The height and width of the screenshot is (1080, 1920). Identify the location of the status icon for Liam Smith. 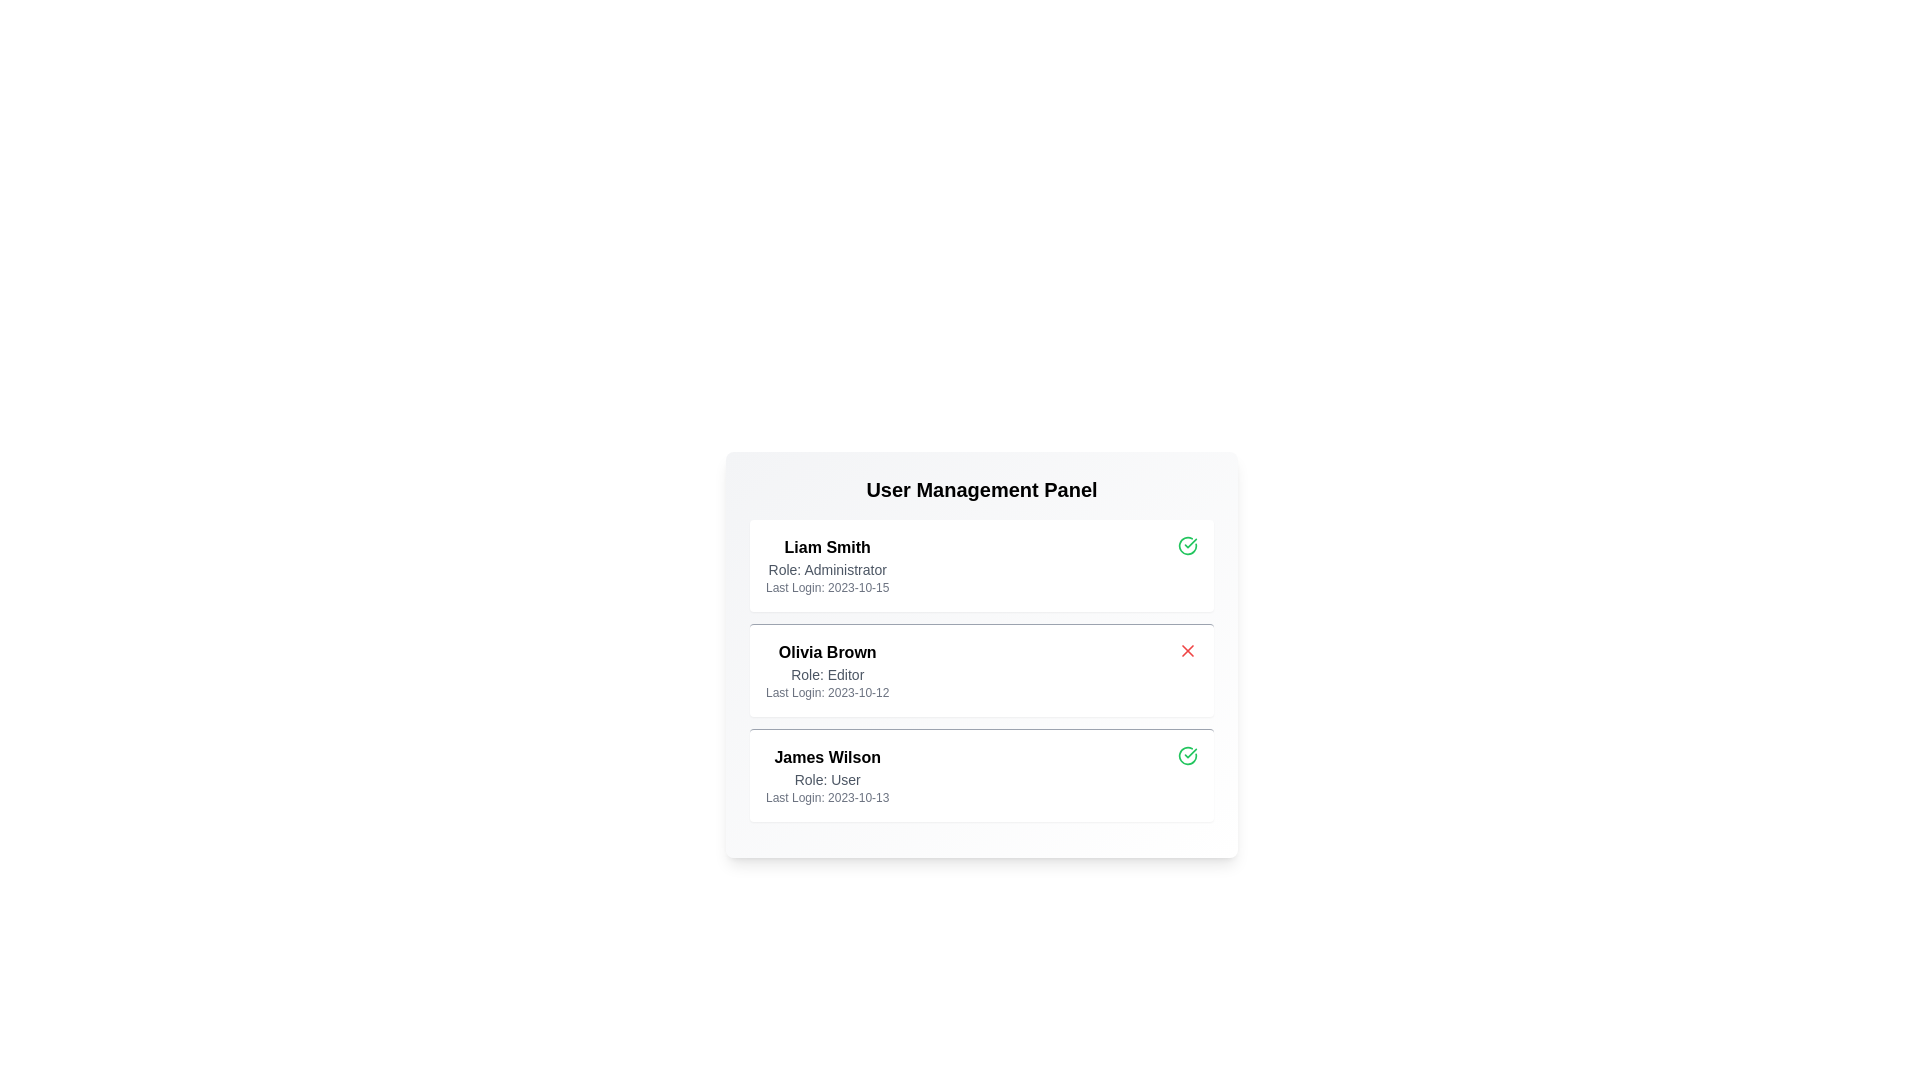
(1188, 546).